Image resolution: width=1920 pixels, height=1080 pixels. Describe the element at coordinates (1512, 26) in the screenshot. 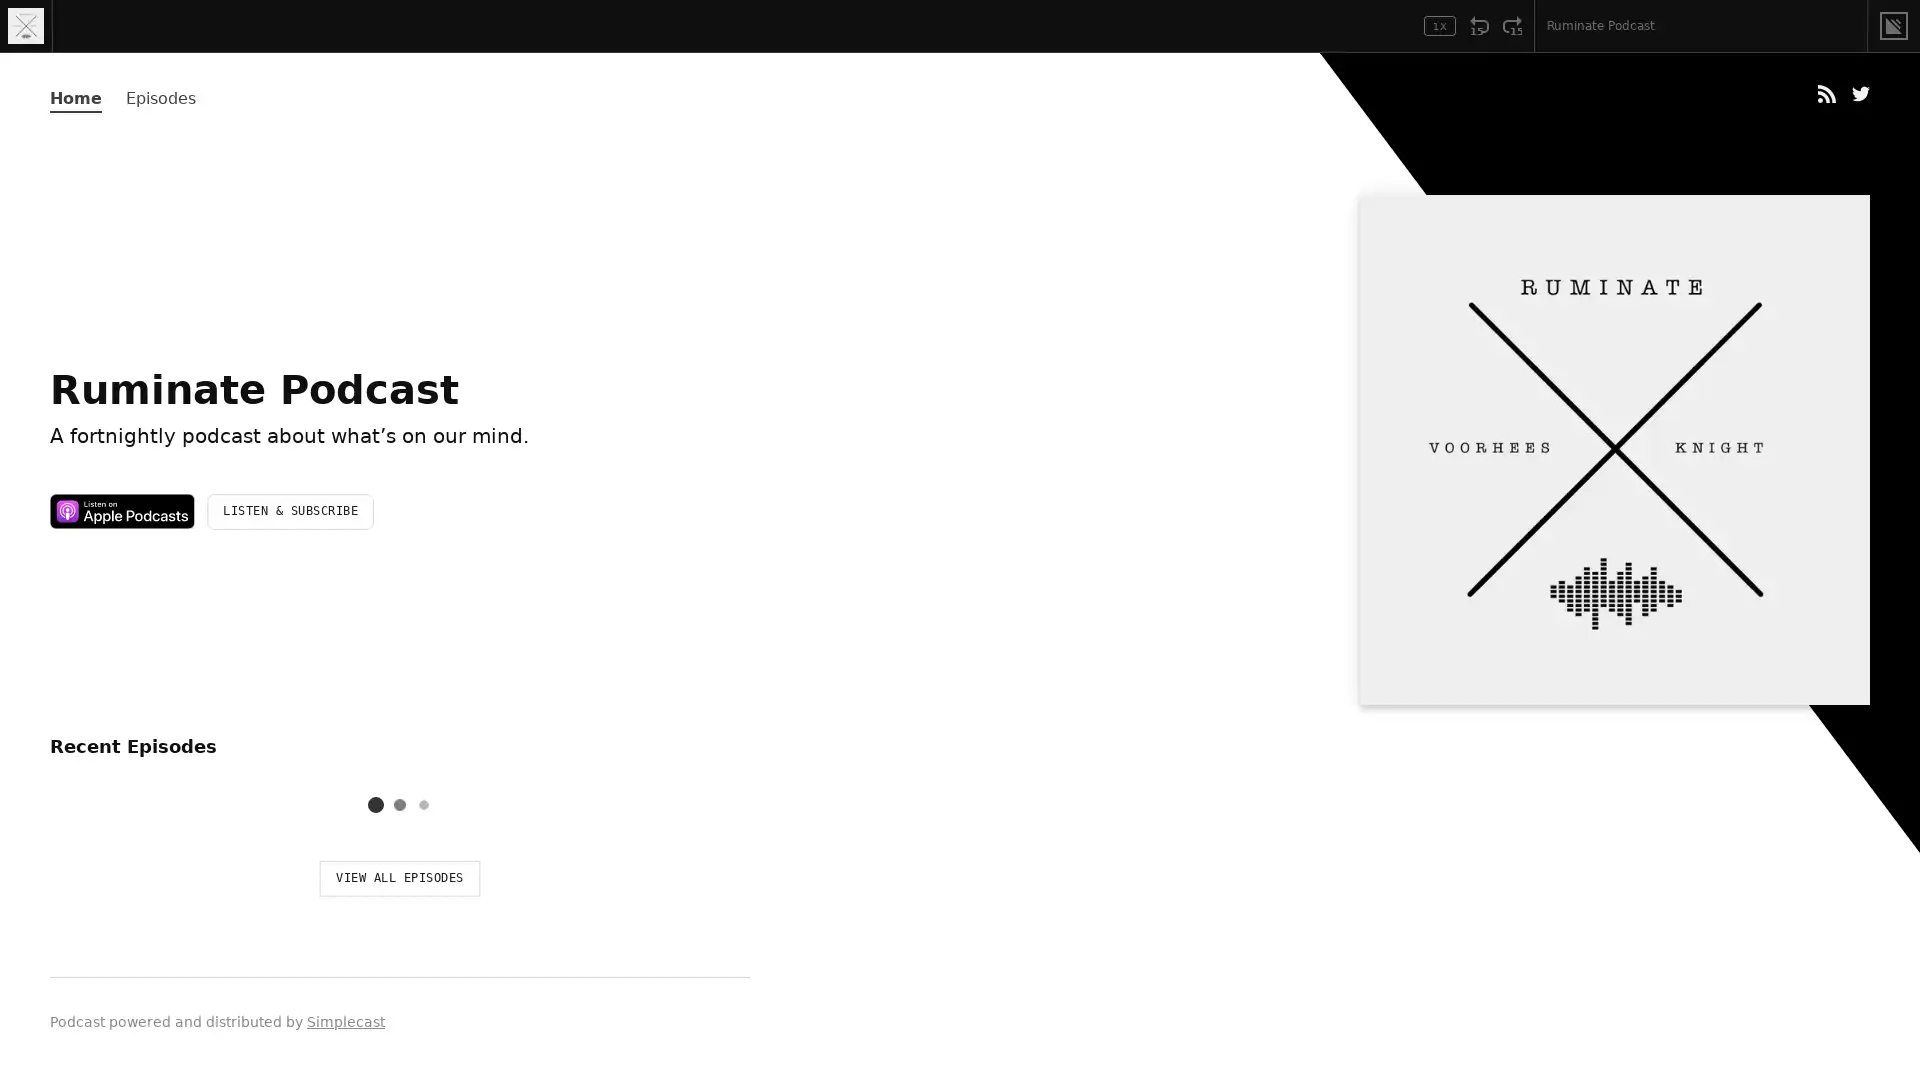

I see `Fast Forward 15 Seconds` at that location.